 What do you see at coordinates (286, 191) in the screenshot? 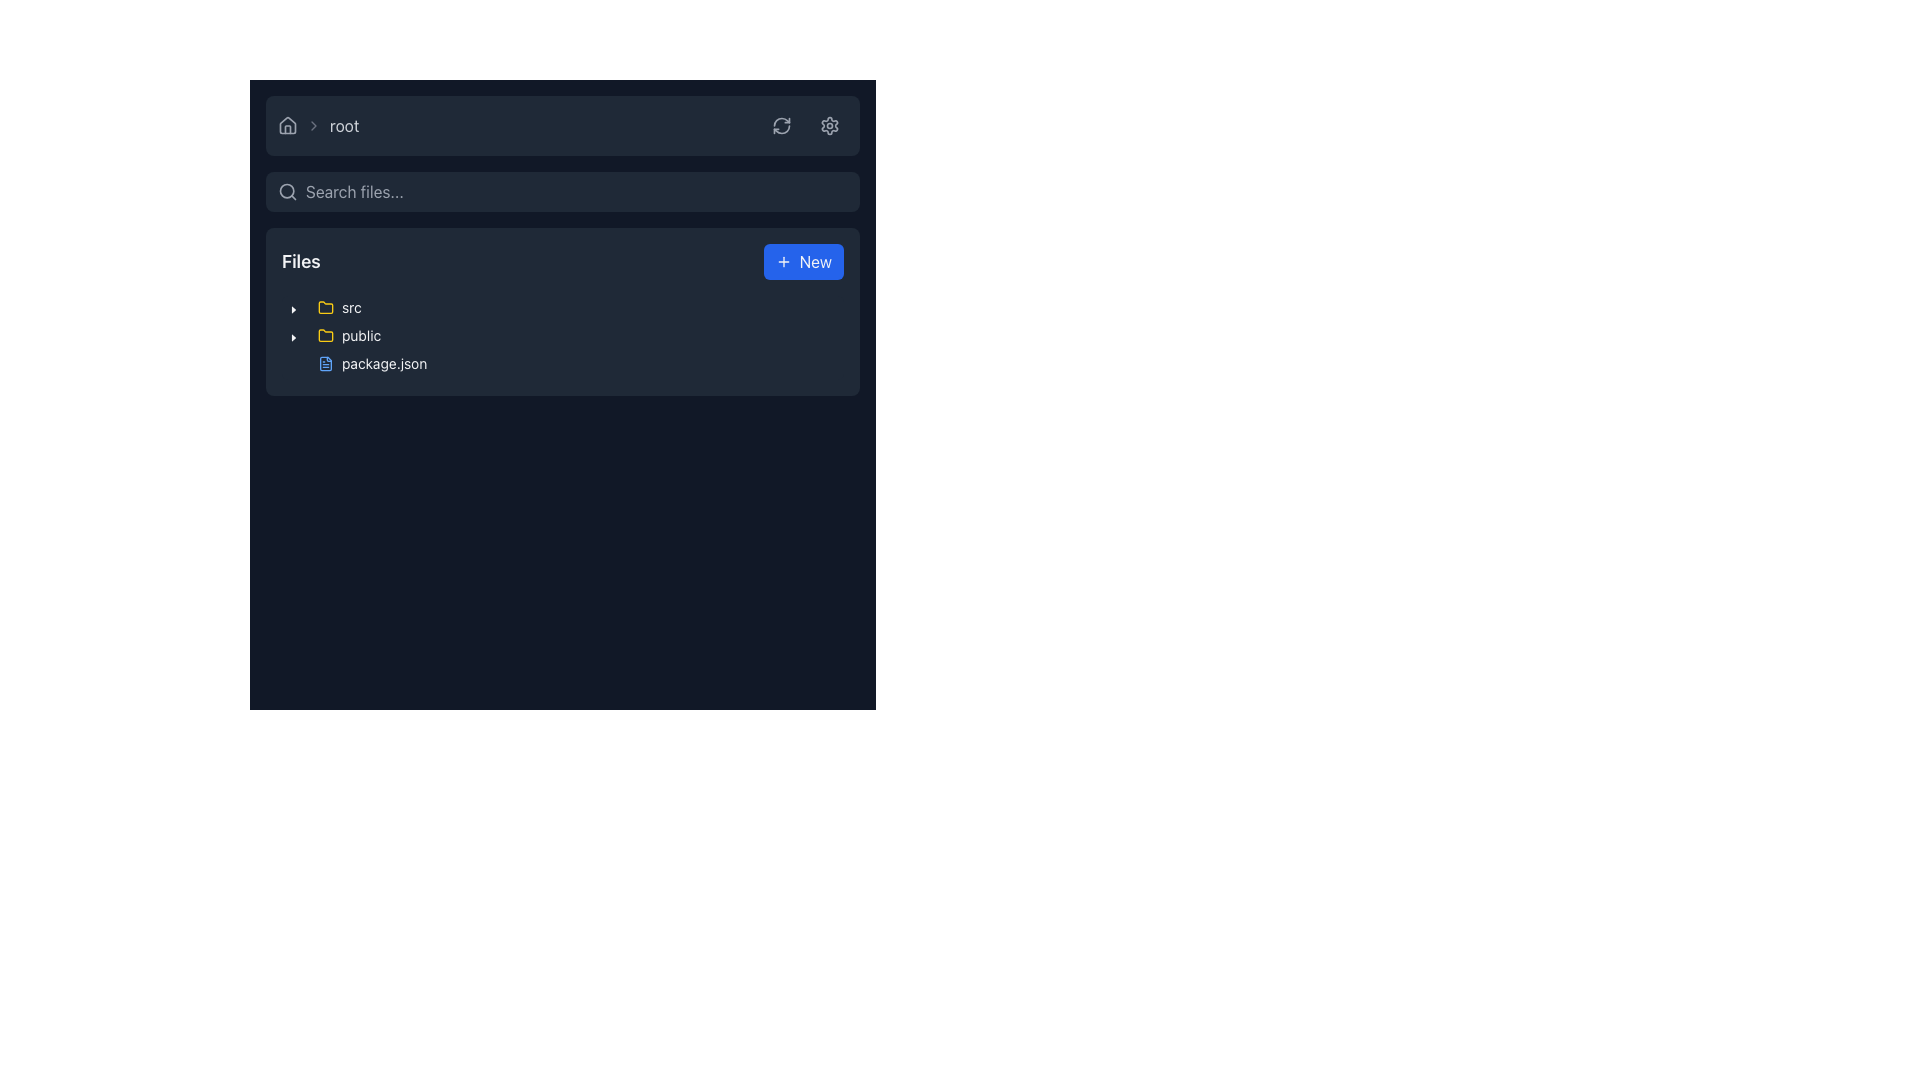
I see `the circular lens of the search icon, which is part of the magnifying glass design located on the left side of the search bar` at bounding box center [286, 191].